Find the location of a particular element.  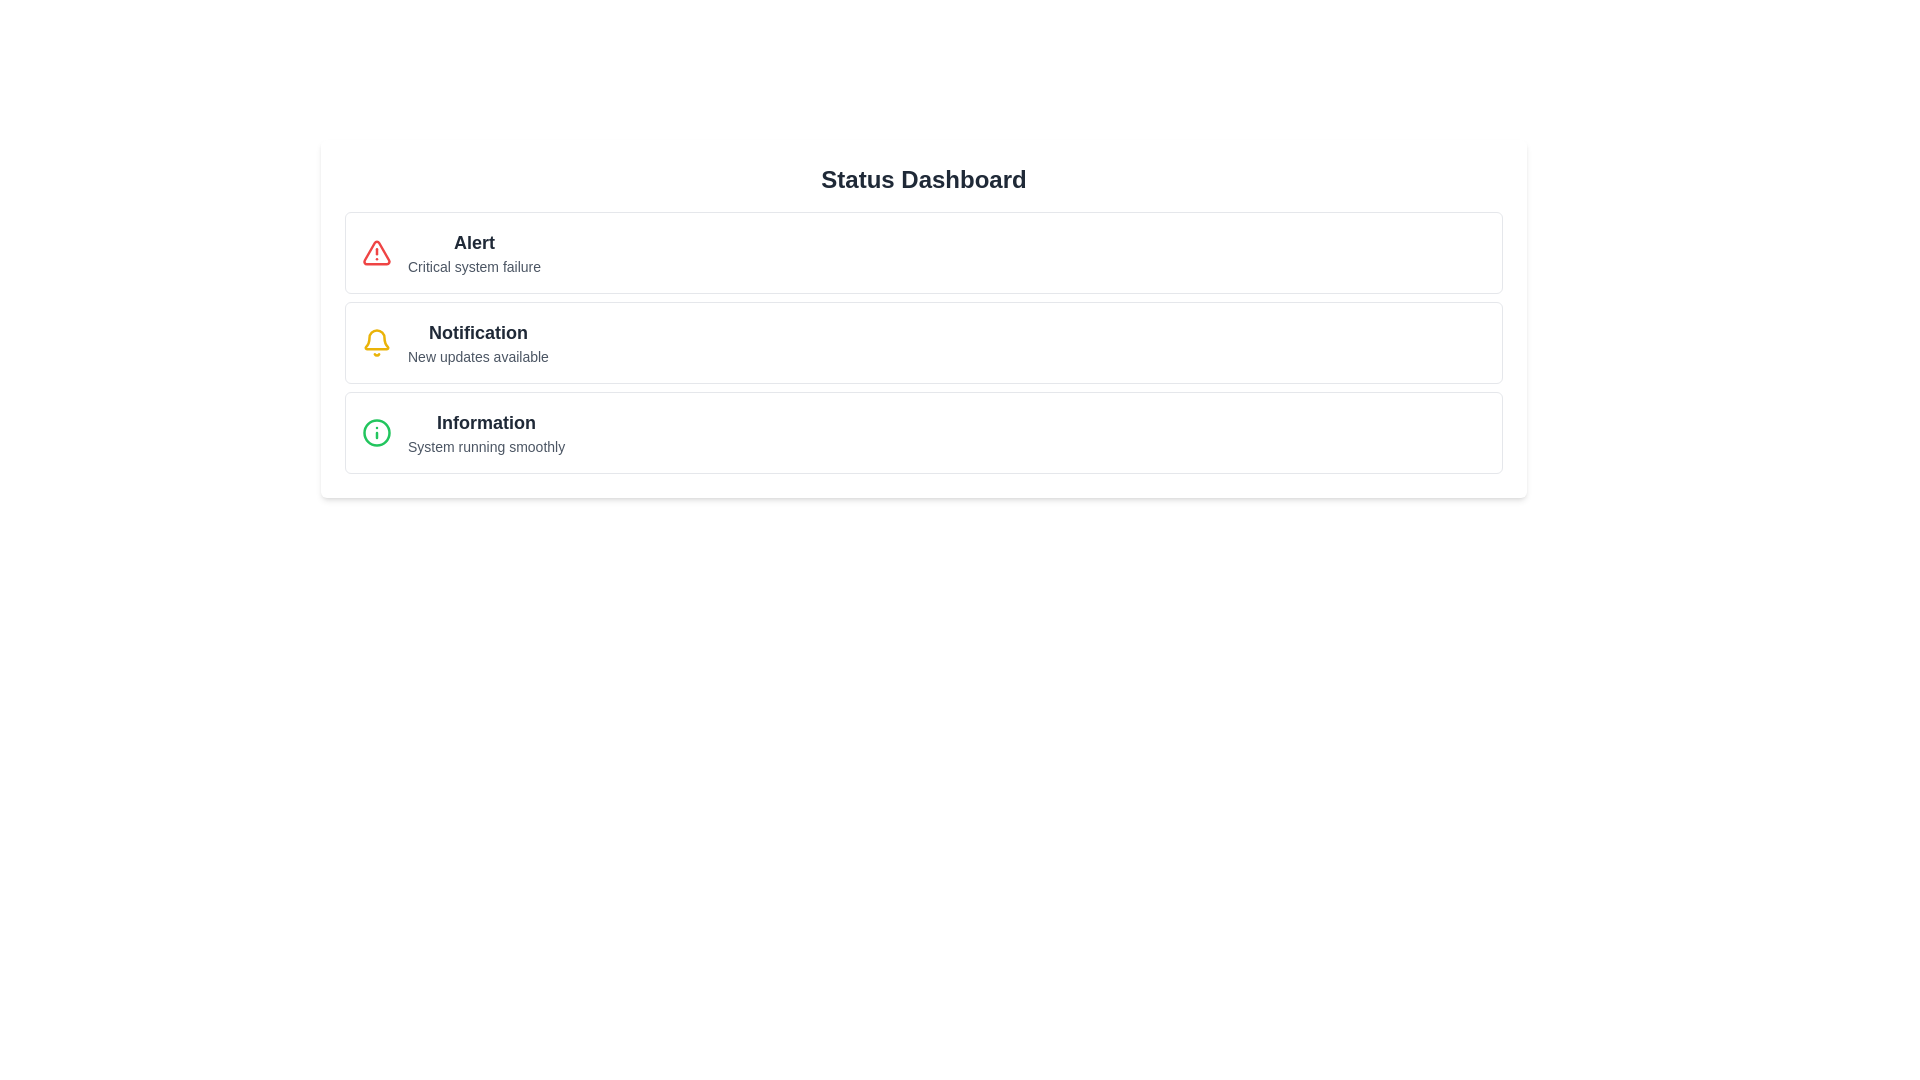

the icon located on the leftmost side of the 'Information' section, which serves as a visual indicator for notifications related to the text 'Information System running smoothly' is located at coordinates (377, 431).